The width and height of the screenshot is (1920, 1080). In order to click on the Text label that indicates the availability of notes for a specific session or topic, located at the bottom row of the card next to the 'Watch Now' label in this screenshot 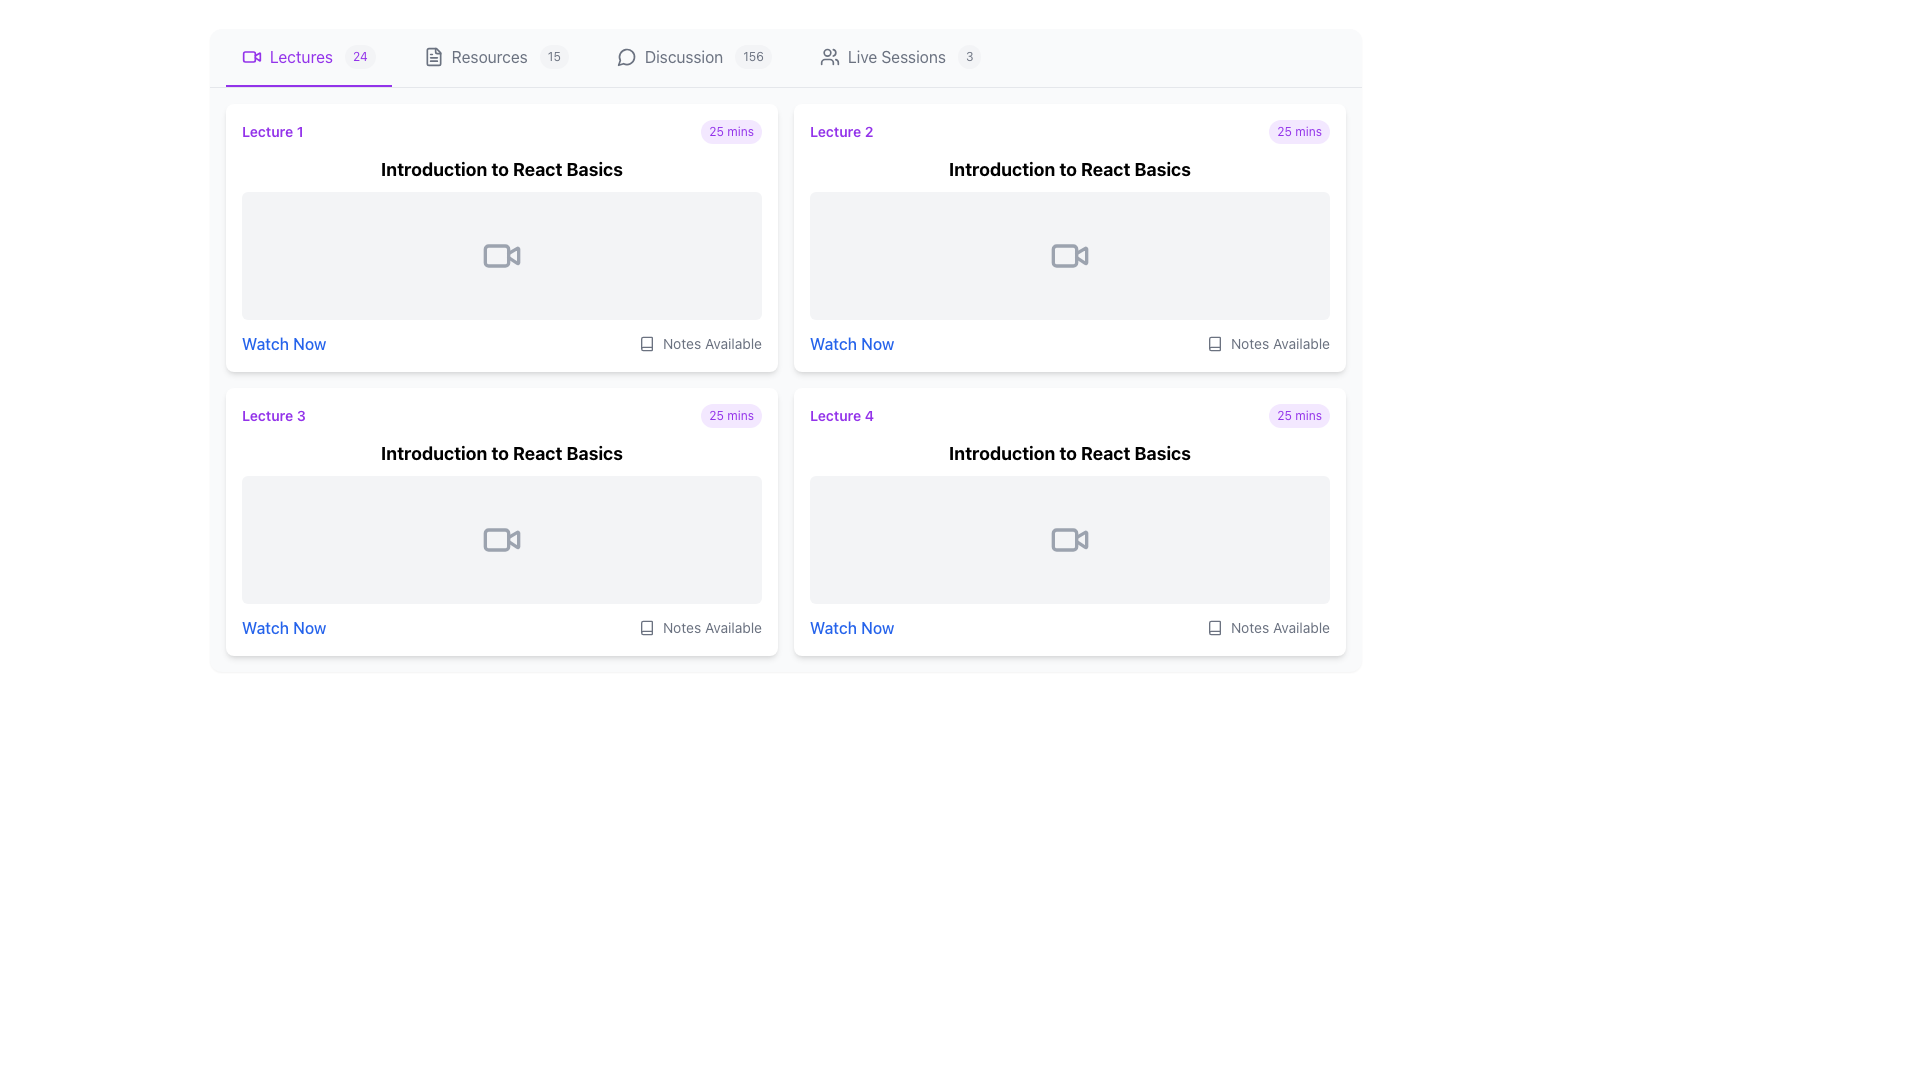, I will do `click(1280, 342)`.